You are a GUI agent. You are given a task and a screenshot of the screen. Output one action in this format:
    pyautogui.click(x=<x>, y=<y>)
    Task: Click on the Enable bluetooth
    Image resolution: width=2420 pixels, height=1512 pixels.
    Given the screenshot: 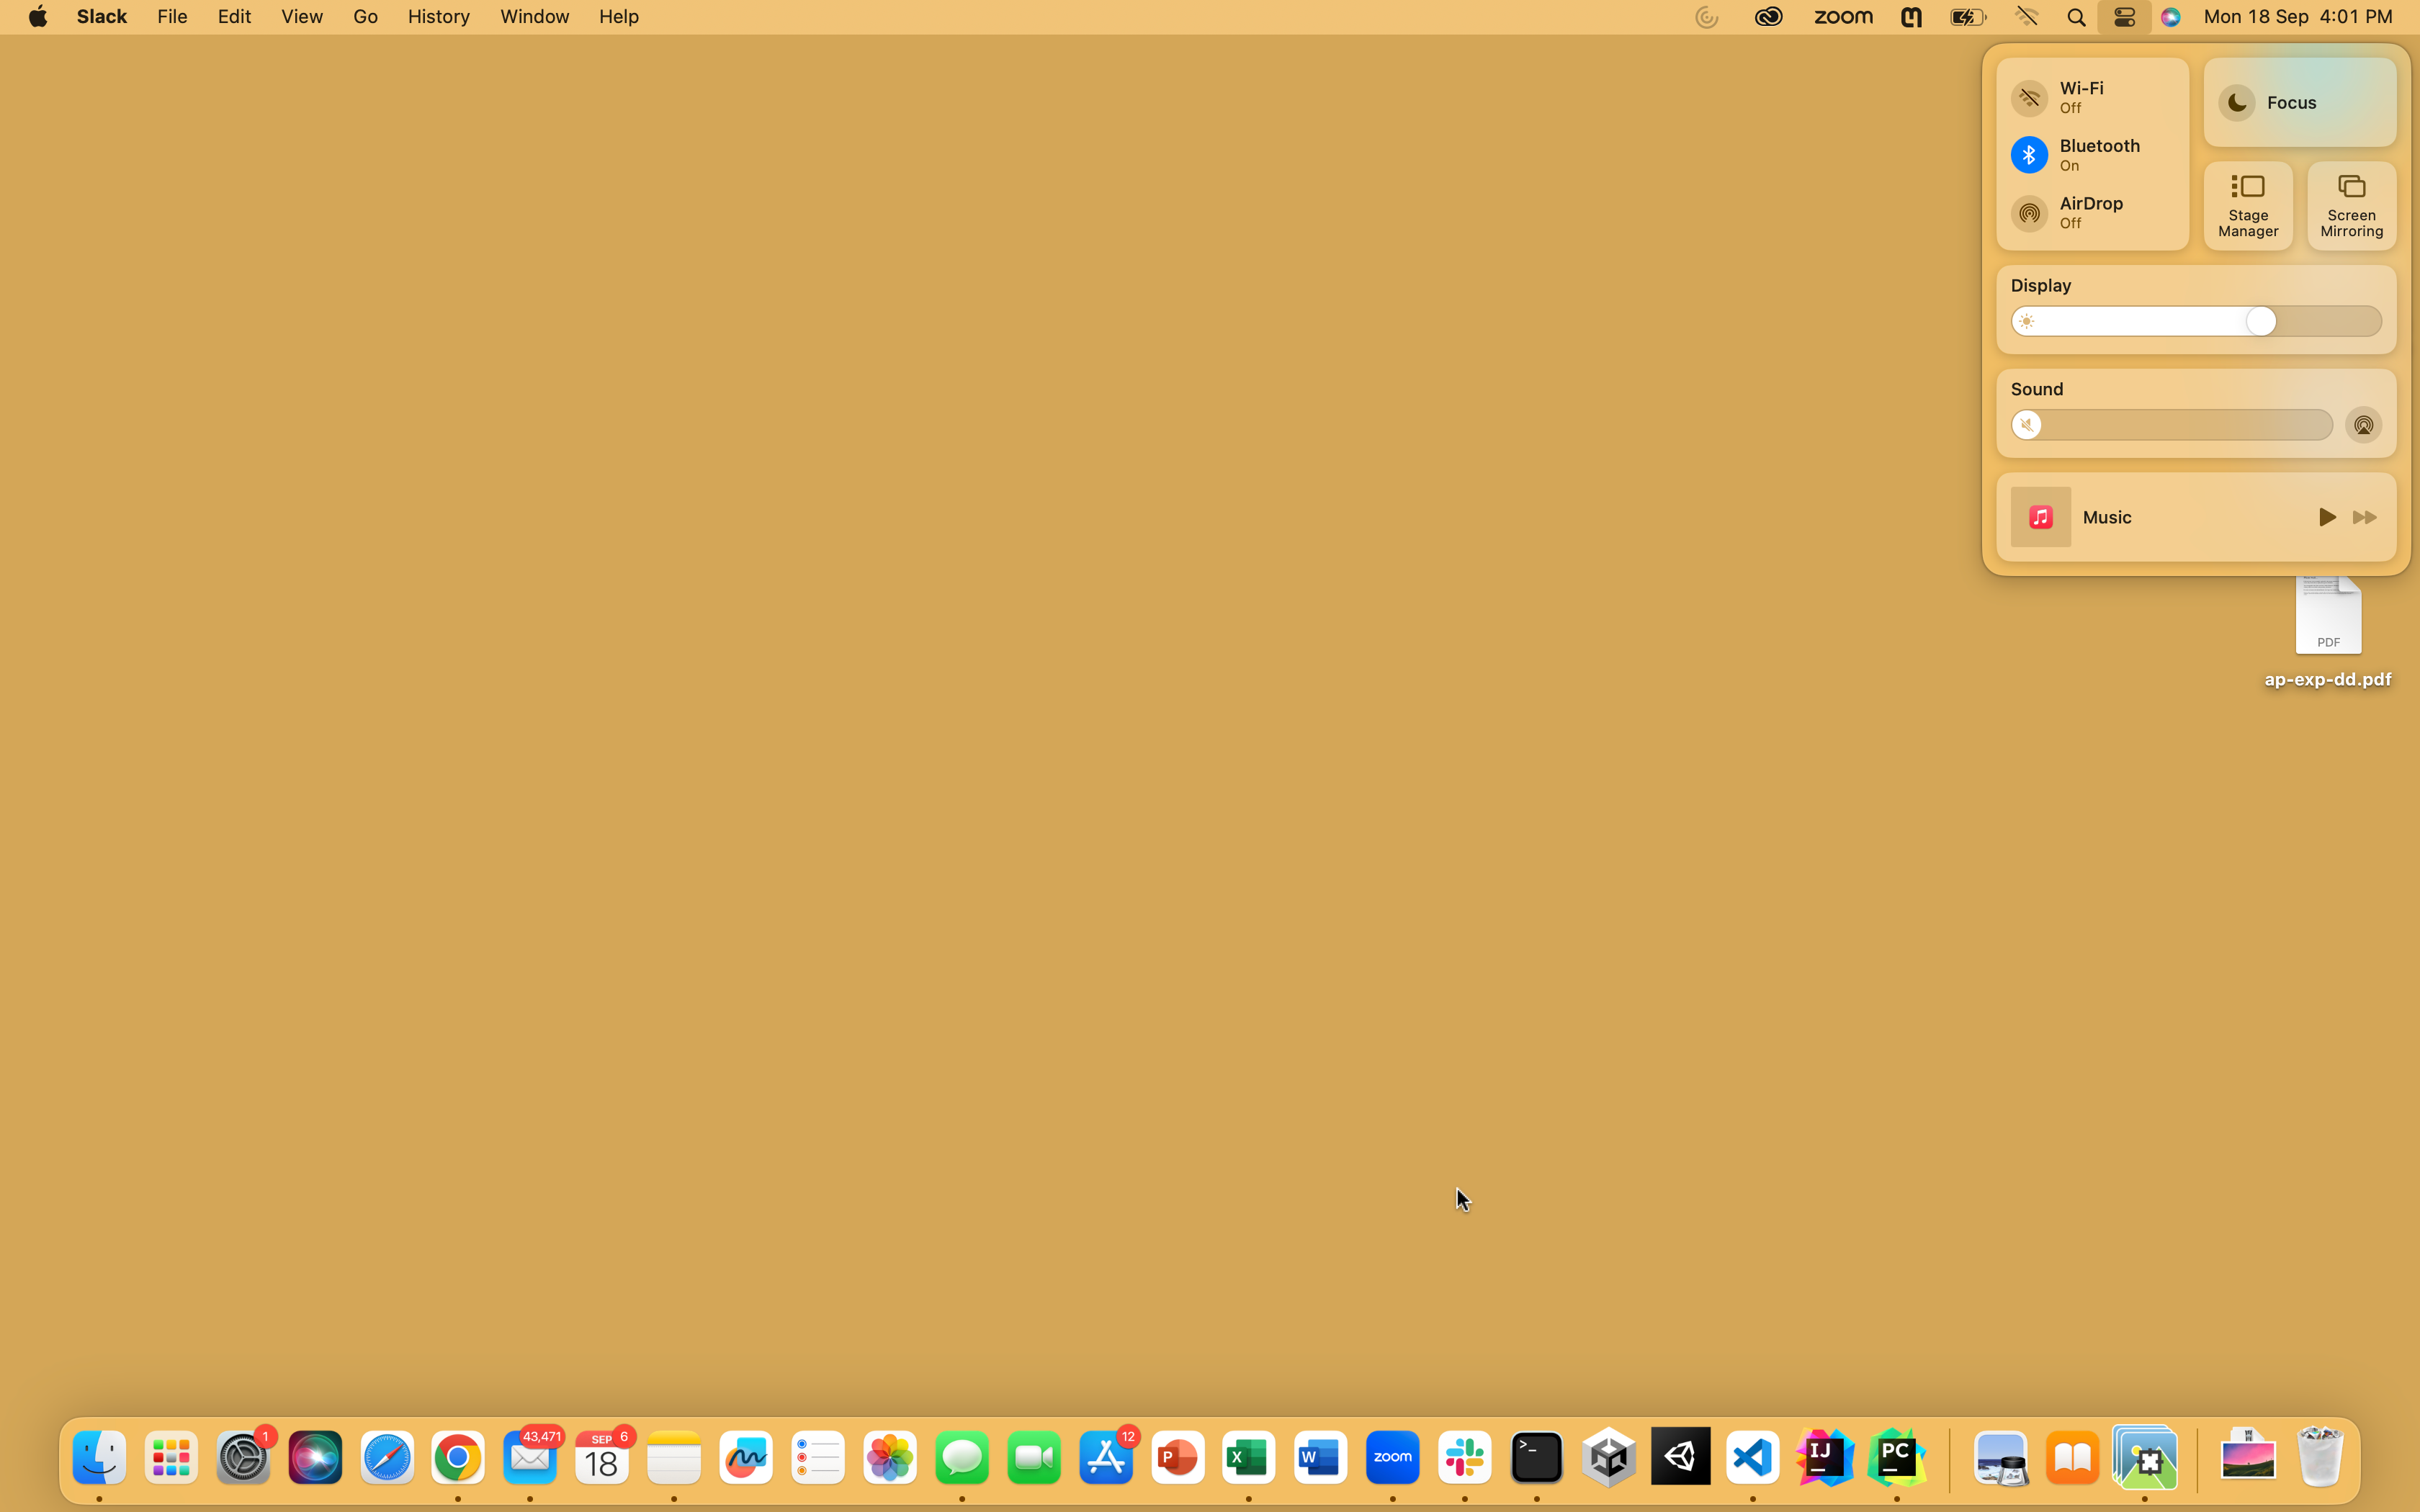 What is the action you would take?
    pyautogui.click(x=2089, y=153)
    